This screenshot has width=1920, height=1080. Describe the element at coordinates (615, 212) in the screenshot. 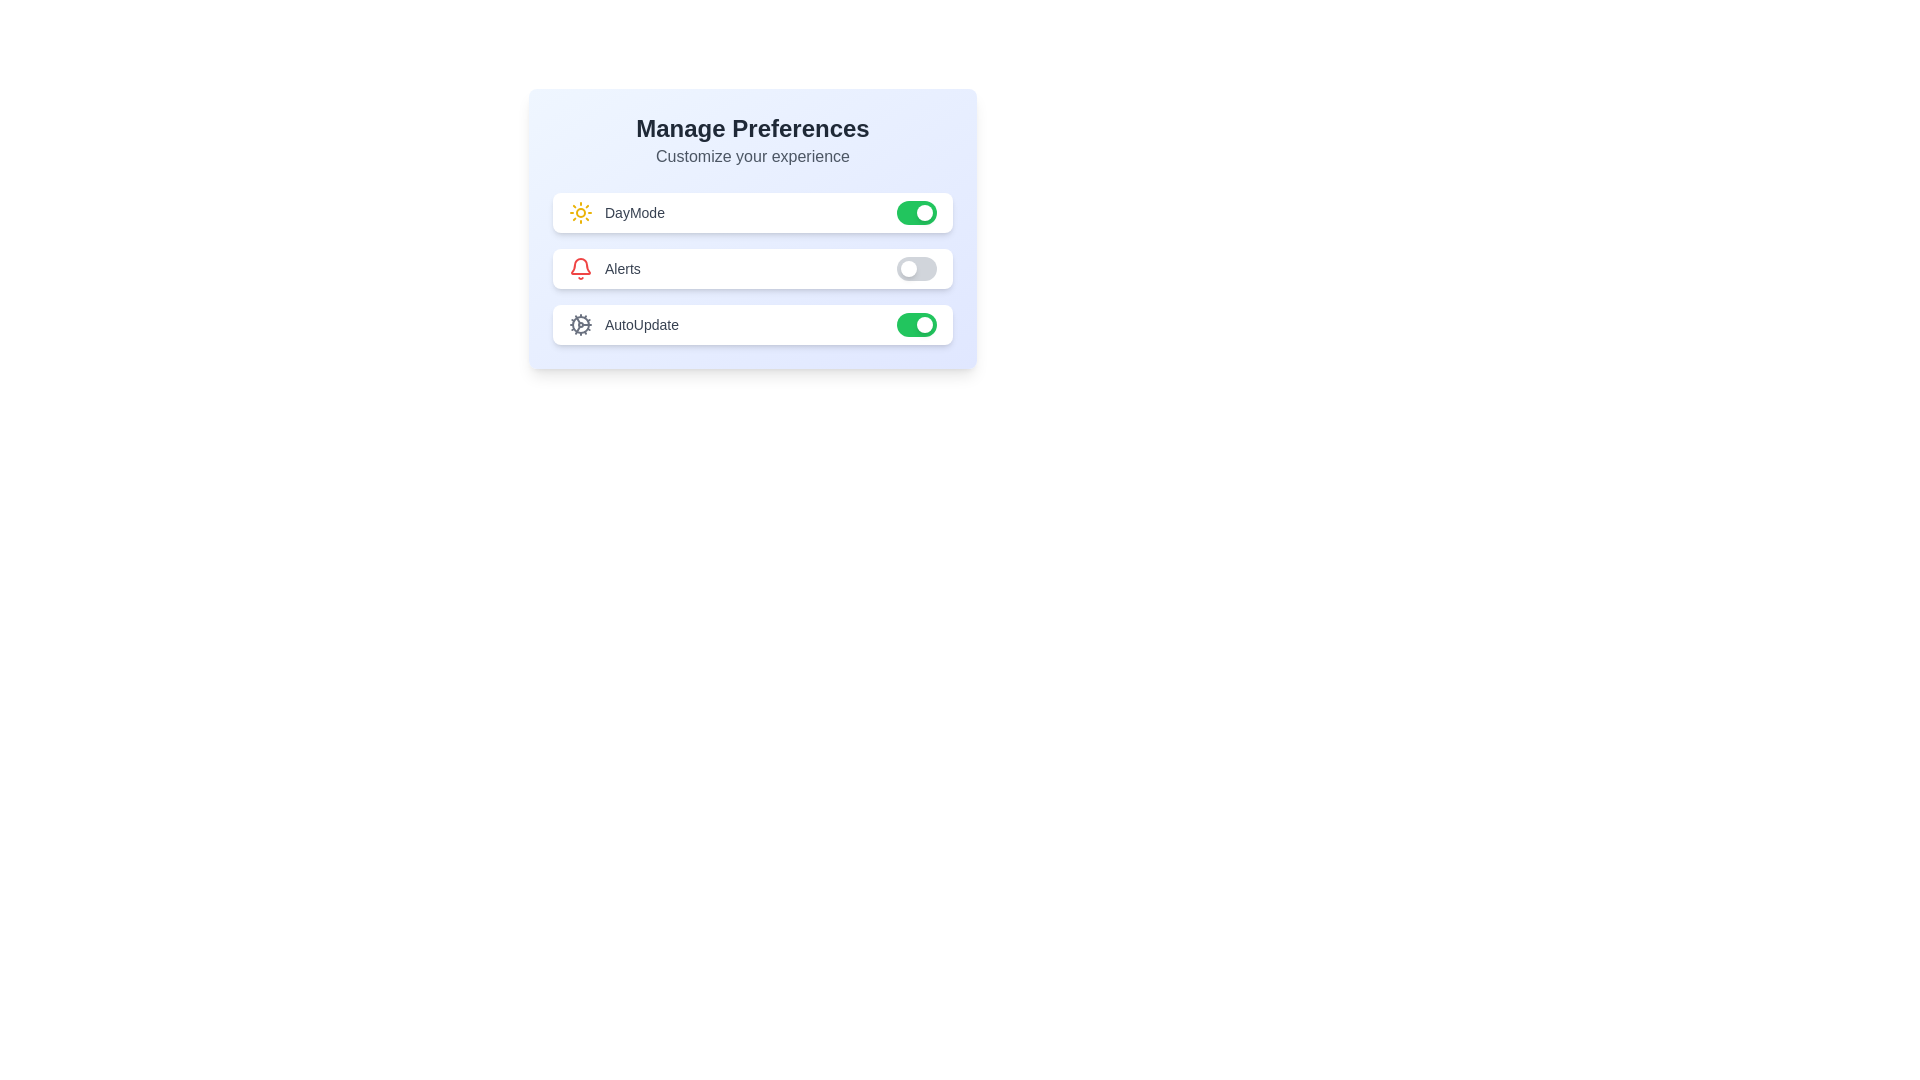

I see `'Day Mode' toggle option label and icon located at the top left corner of the preferences section in the white rectangular card` at that location.